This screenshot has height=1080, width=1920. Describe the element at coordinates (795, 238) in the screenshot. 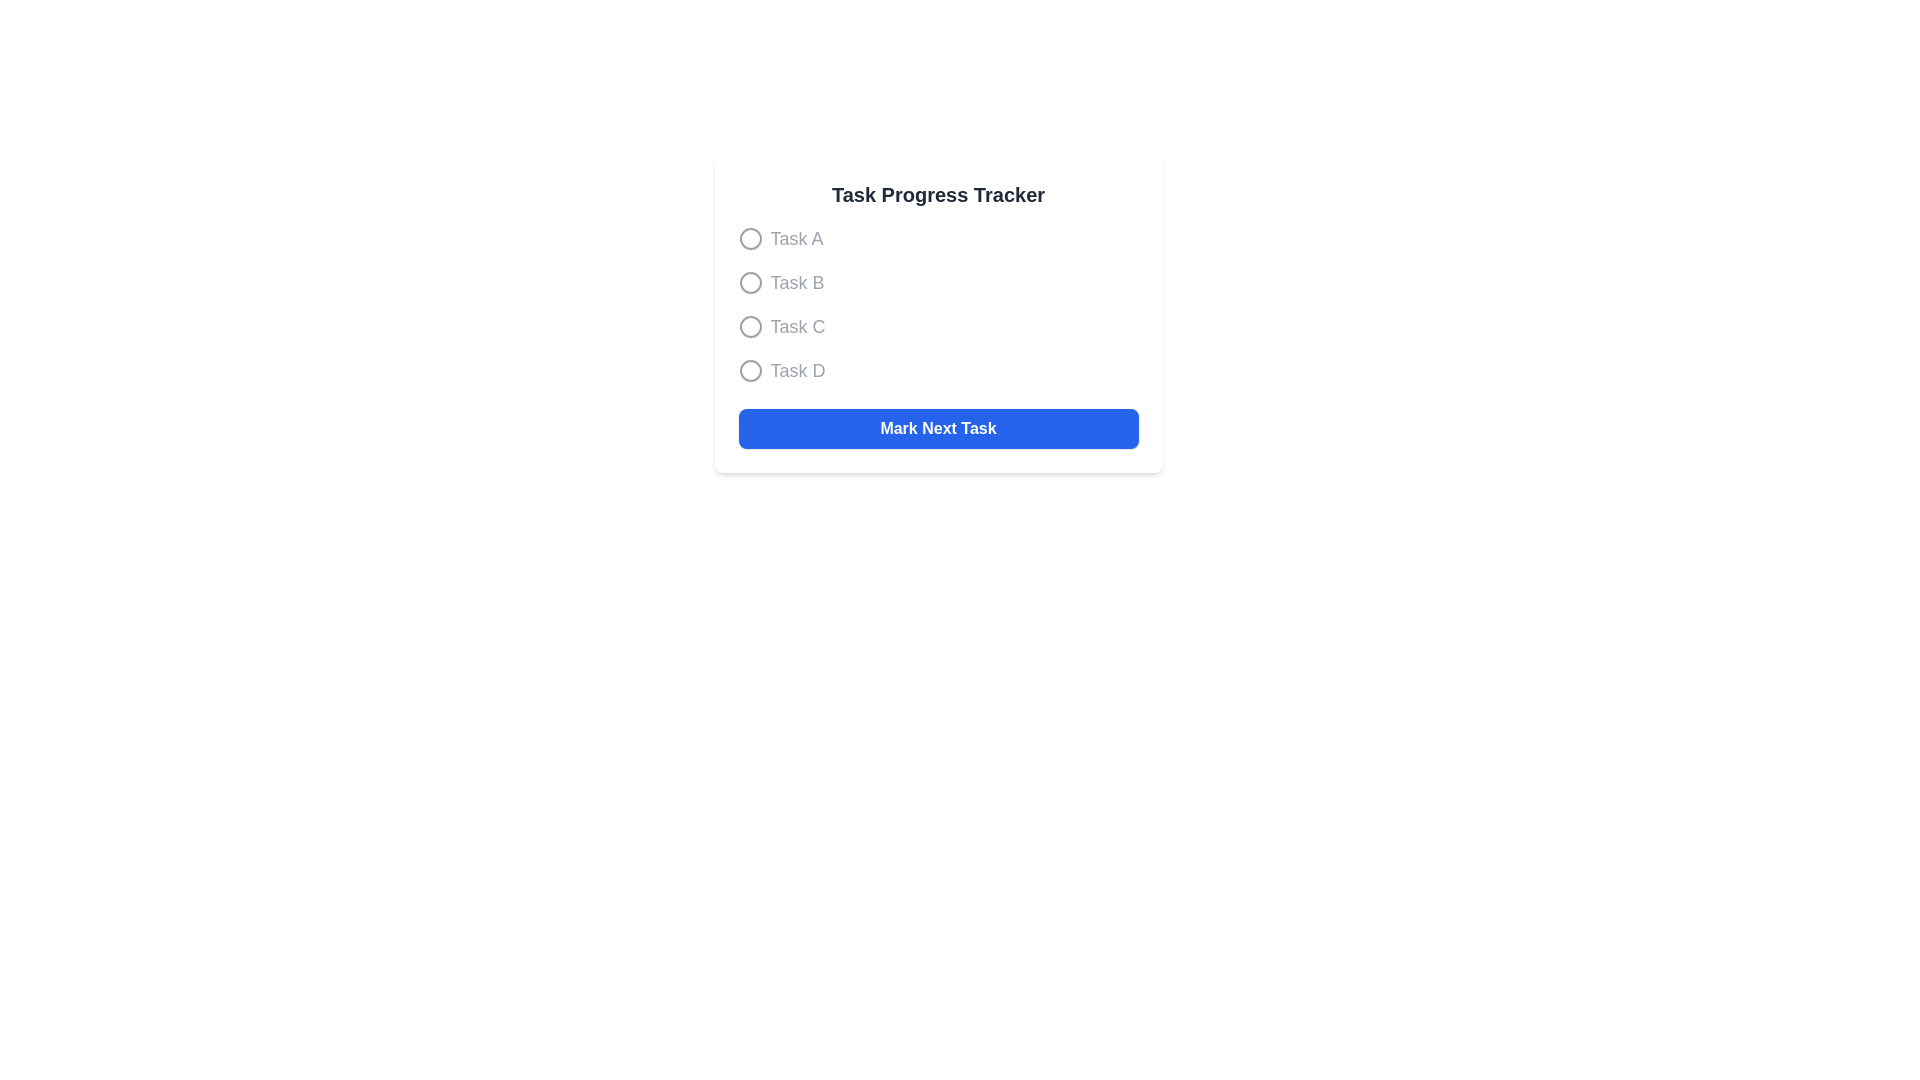

I see `the text label that displays the name of the first task in progress within the task progress tracker card` at that location.